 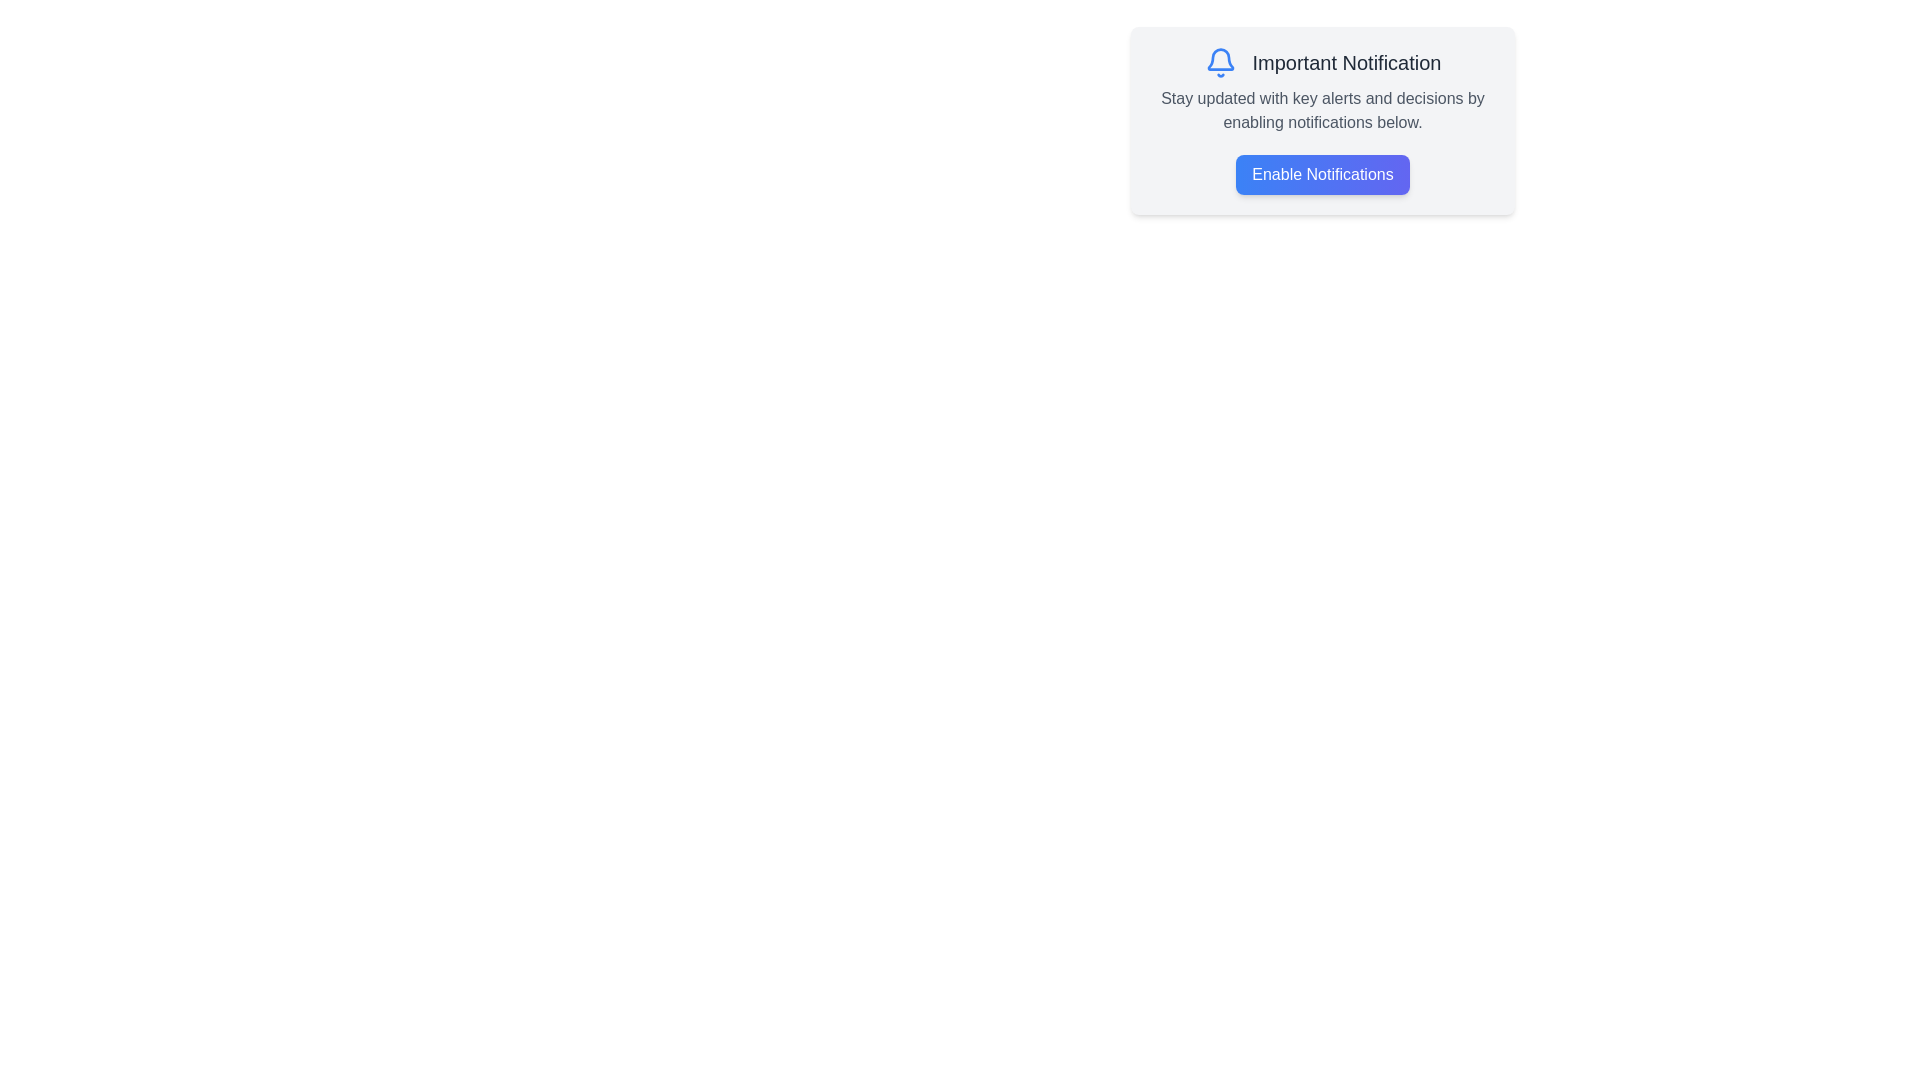 I want to click on the Header element that contains a blue bell icon and the text 'Important Notification', which is positioned at the top of the layout, so click(x=1323, y=61).